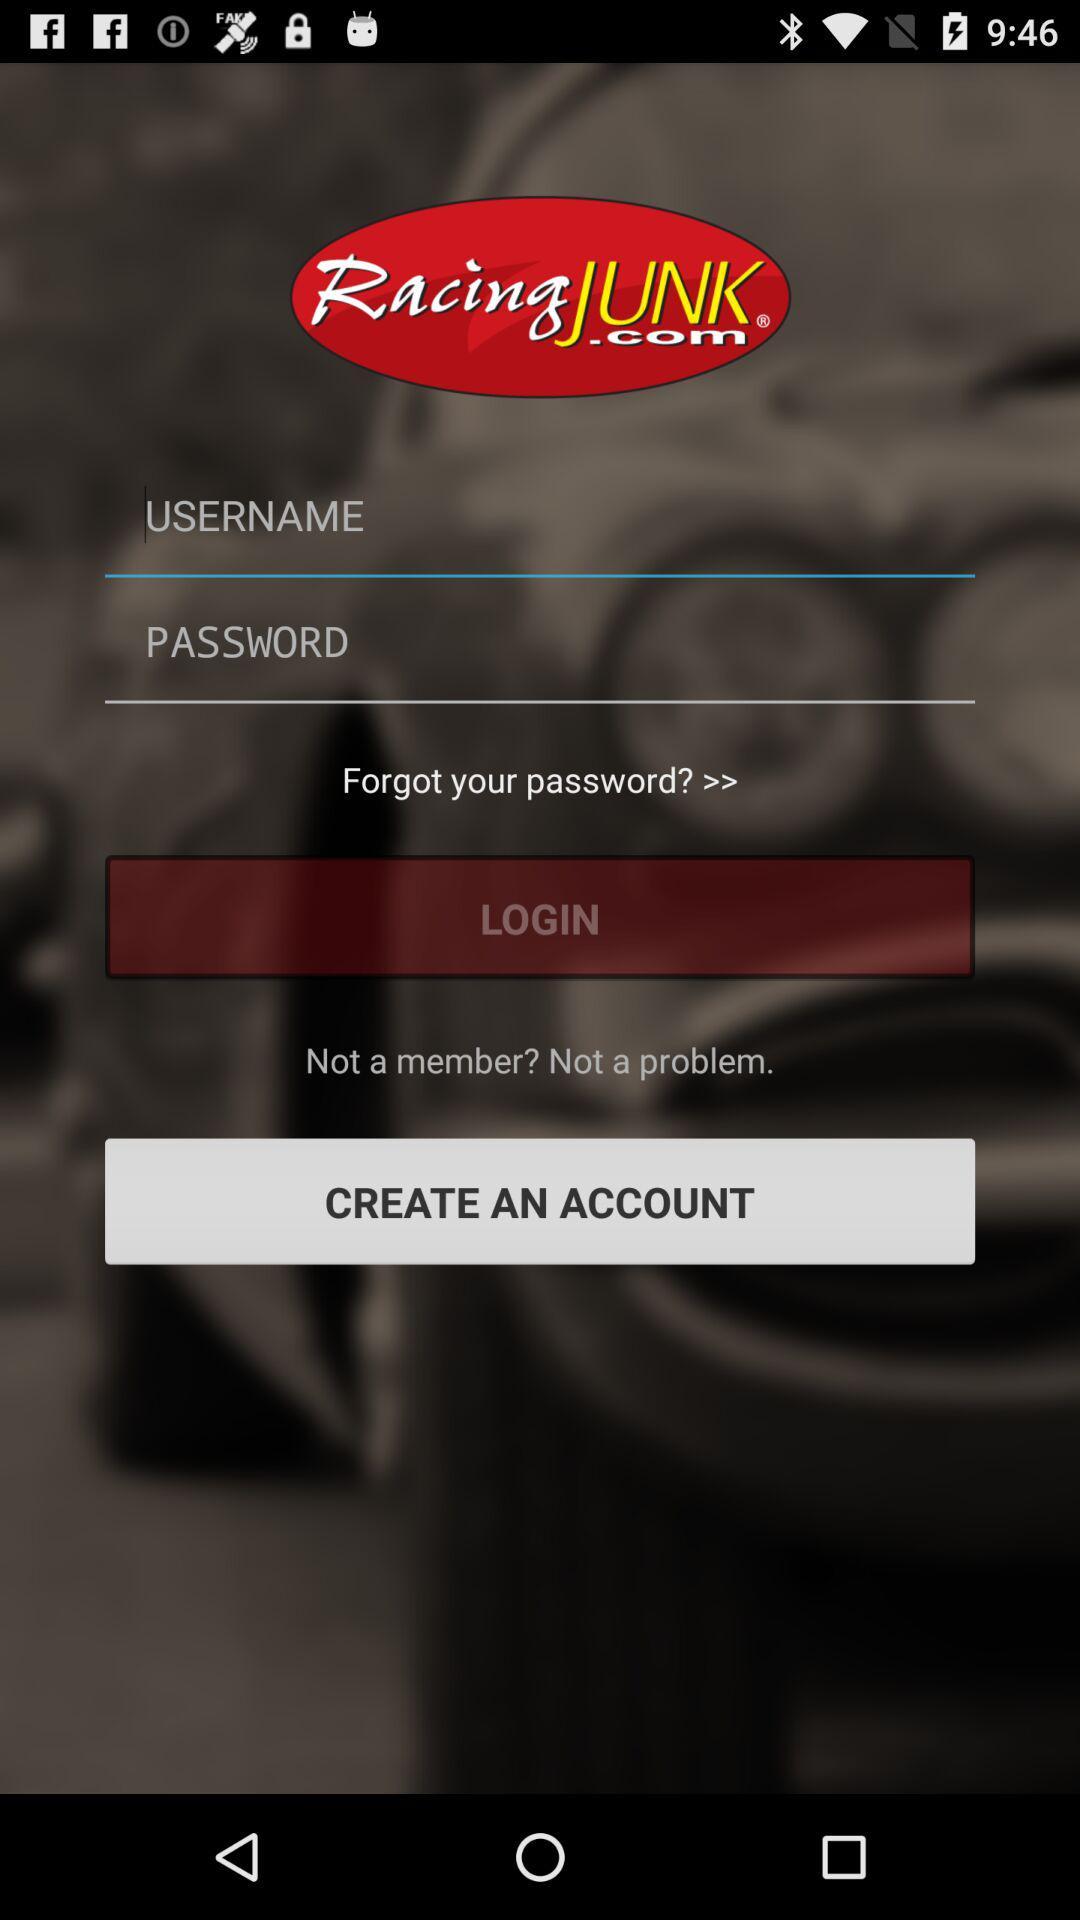 This screenshot has height=1920, width=1080. I want to click on create an account icon, so click(540, 1200).